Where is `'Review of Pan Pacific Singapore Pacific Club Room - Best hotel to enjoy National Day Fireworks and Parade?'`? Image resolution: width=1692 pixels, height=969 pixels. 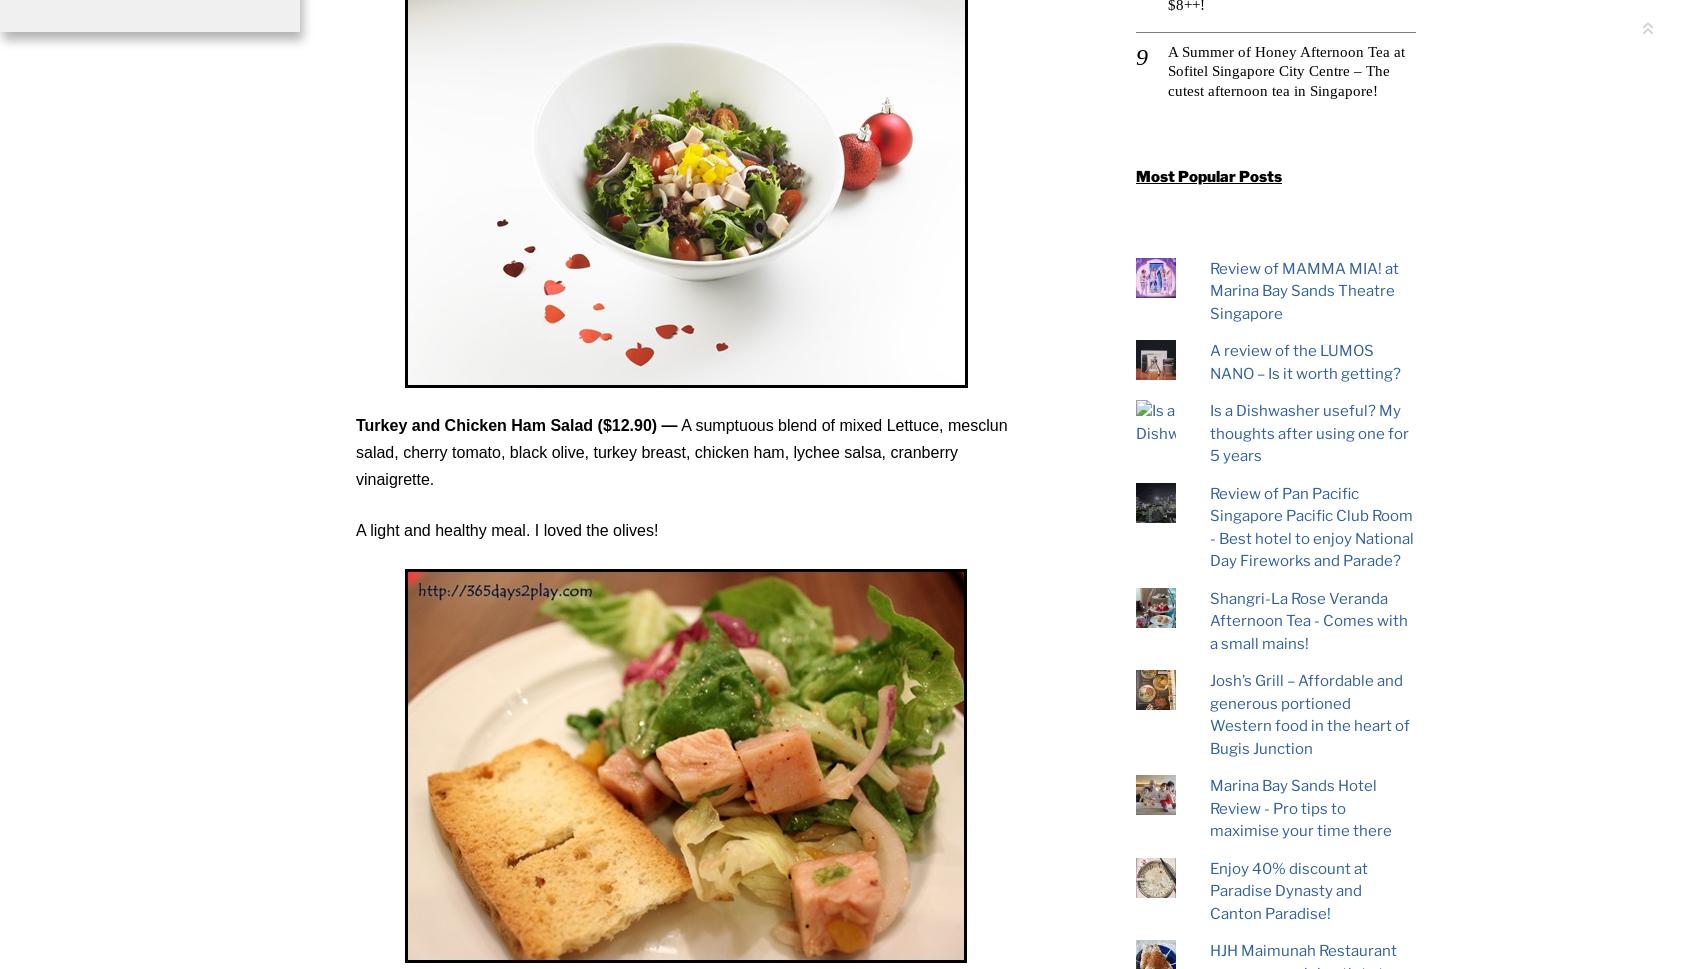 'Review of Pan Pacific Singapore Pacific Club Room - Best hotel to enjoy National Day Fireworks and Parade?' is located at coordinates (1209, 526).